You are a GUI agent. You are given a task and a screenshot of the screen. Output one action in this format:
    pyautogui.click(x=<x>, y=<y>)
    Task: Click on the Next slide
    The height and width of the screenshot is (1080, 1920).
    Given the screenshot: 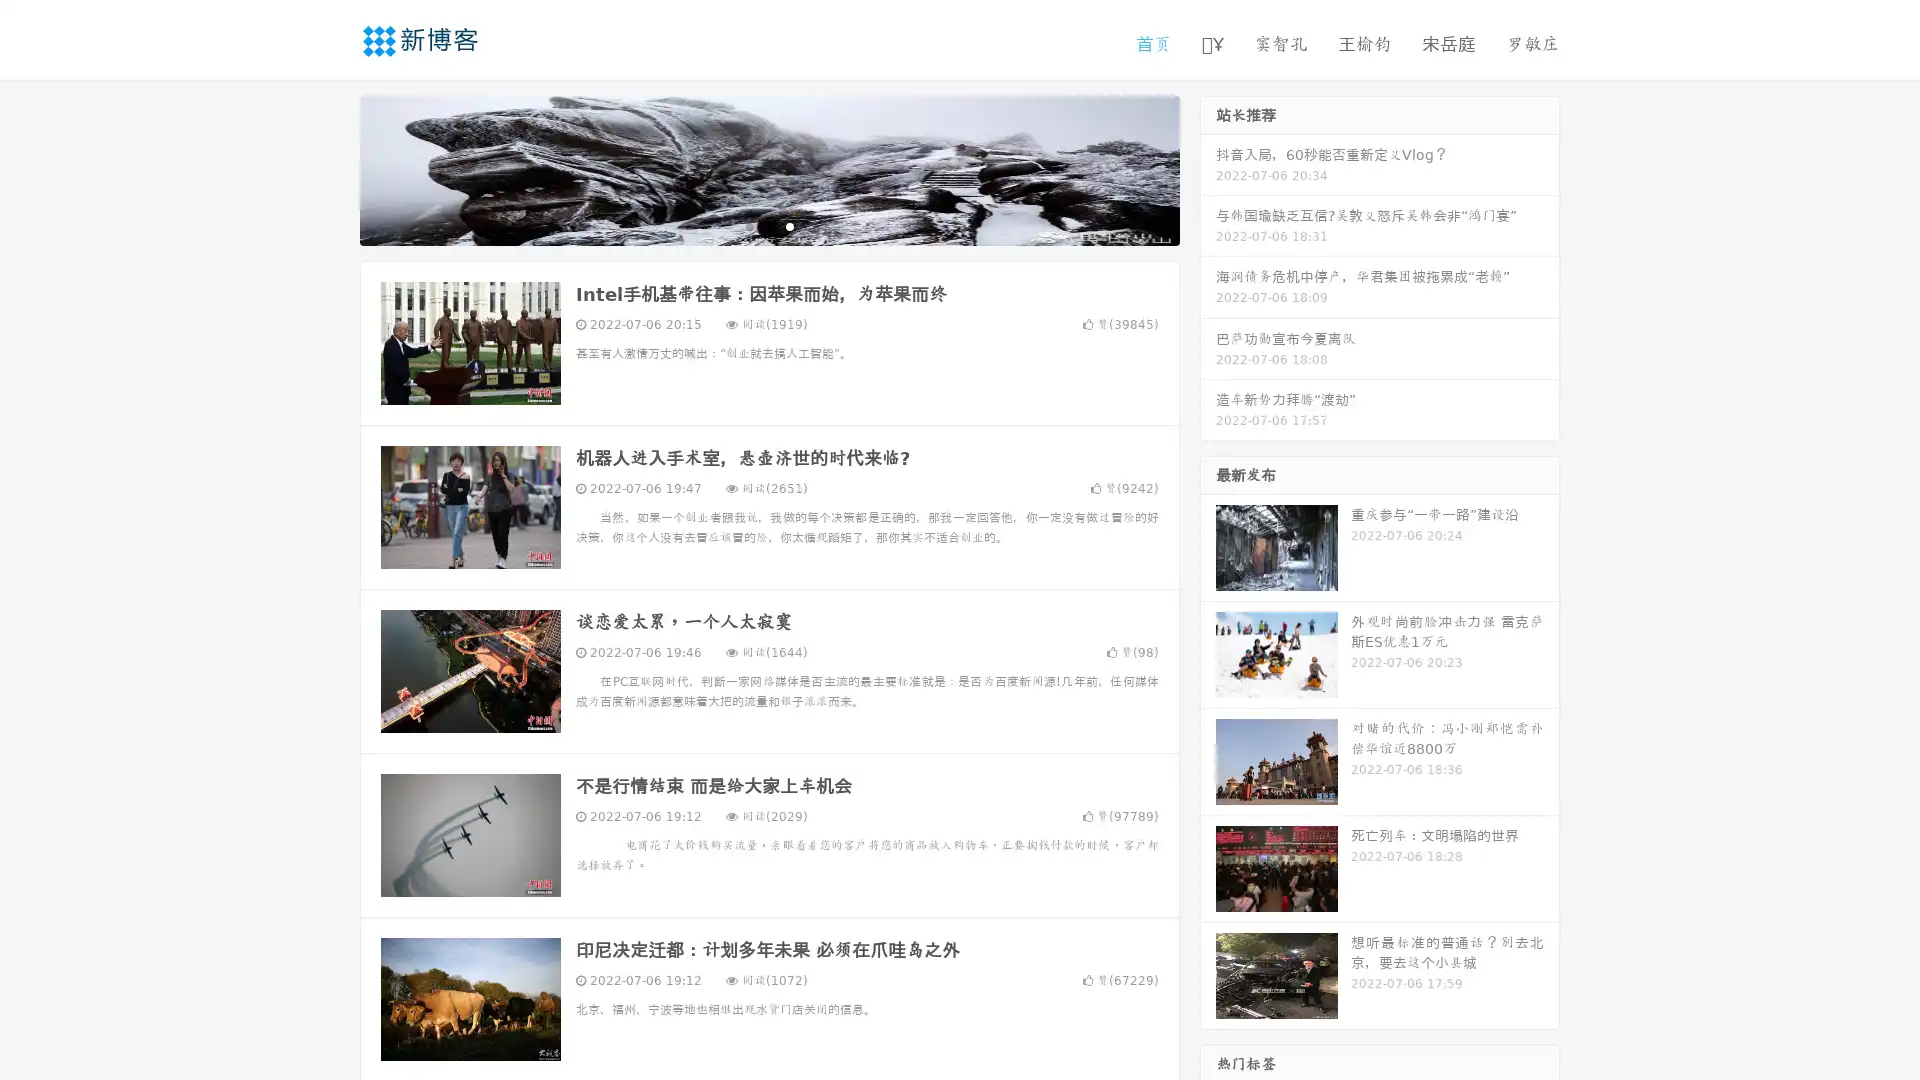 What is the action you would take?
    pyautogui.click(x=1208, y=168)
    